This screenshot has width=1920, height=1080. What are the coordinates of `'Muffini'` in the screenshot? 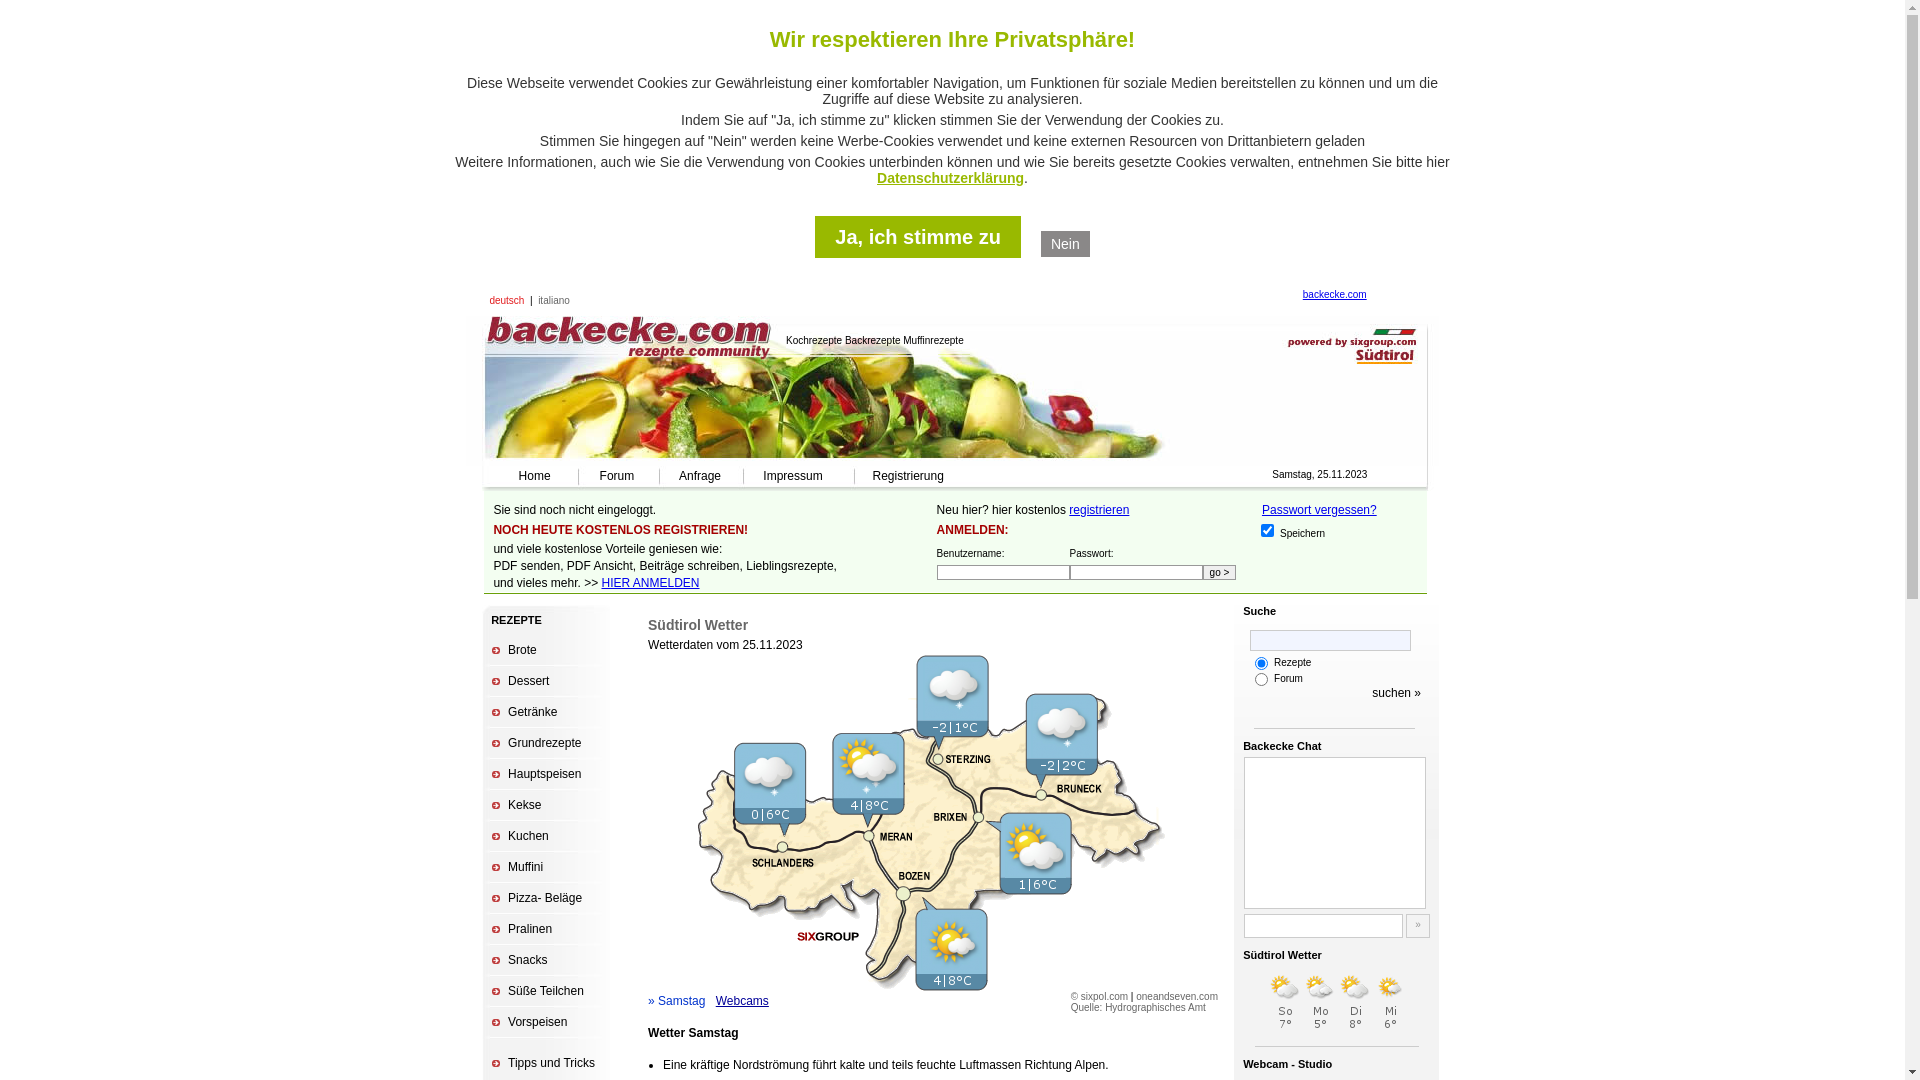 It's located at (508, 866).